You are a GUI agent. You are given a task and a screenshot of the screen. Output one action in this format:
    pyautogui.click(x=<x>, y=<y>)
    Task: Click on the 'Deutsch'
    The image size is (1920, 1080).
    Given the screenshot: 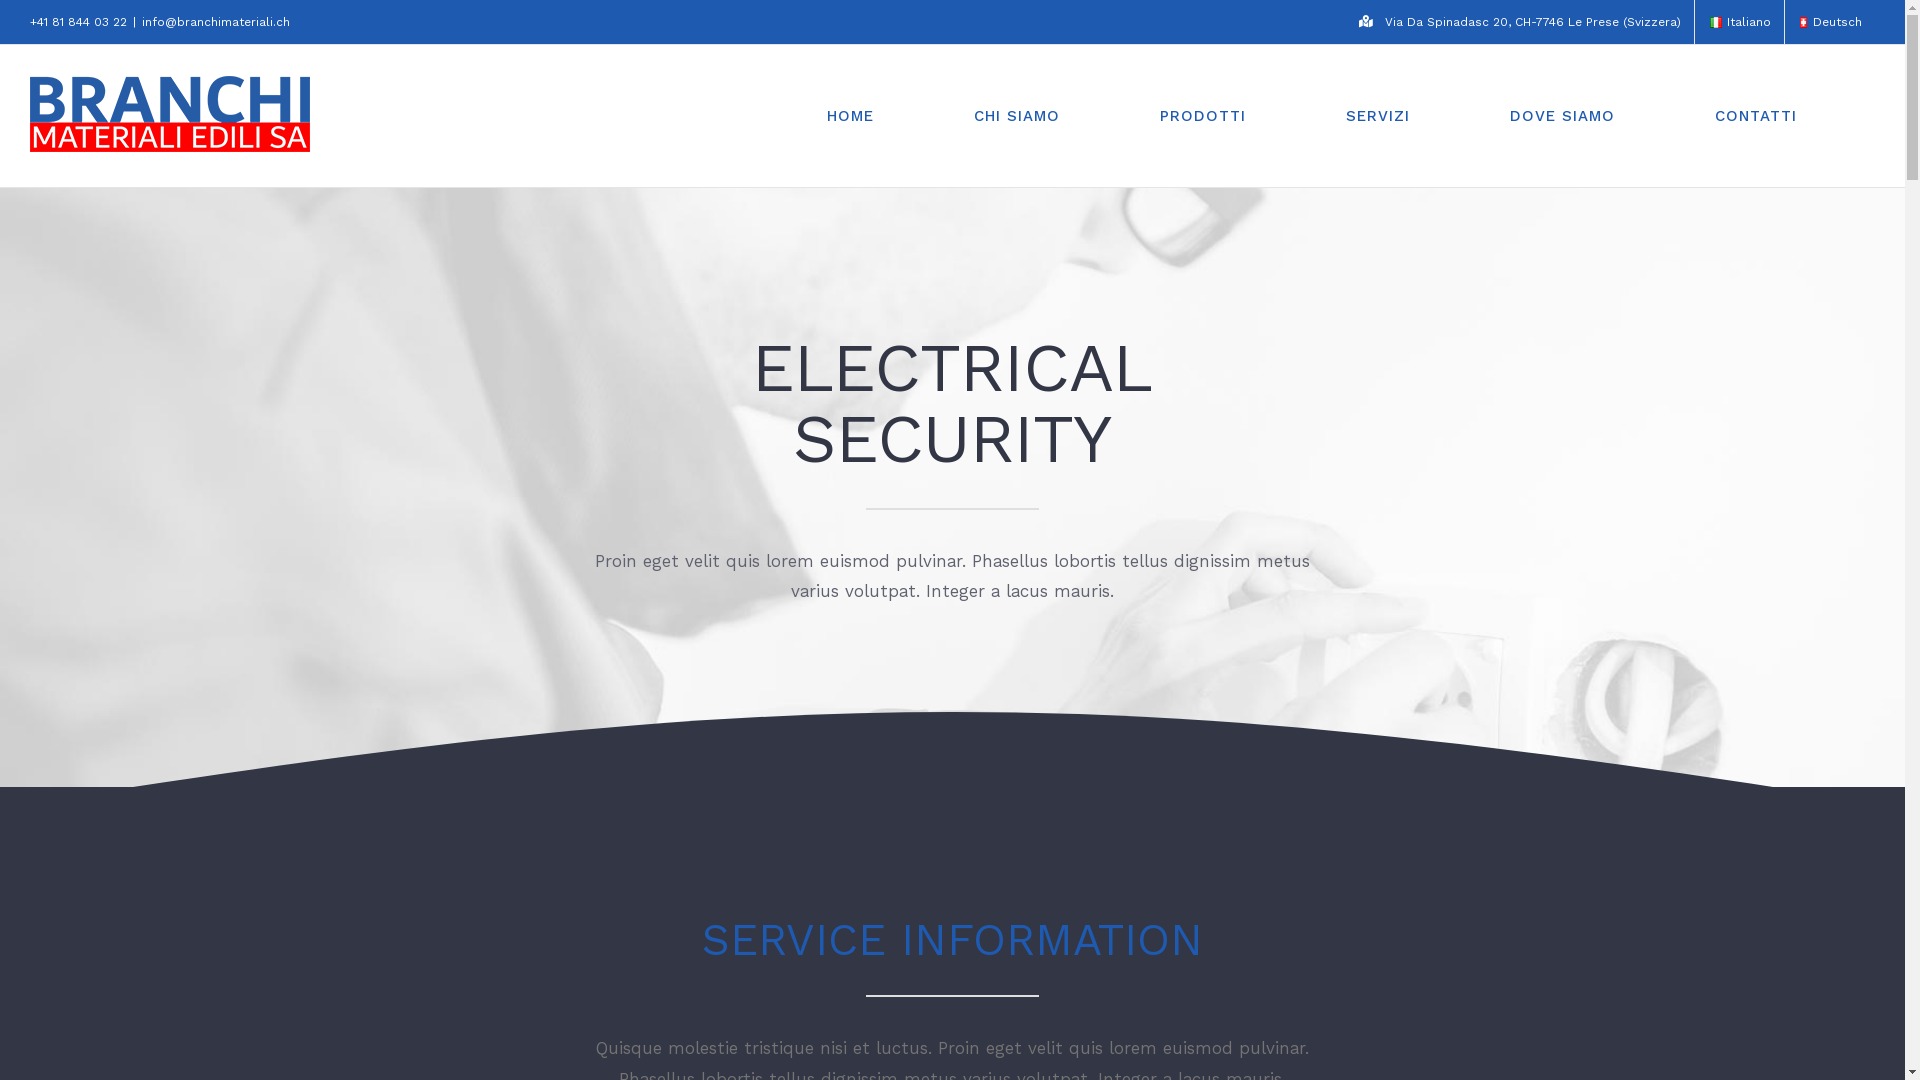 What is the action you would take?
    pyautogui.click(x=1803, y=22)
    